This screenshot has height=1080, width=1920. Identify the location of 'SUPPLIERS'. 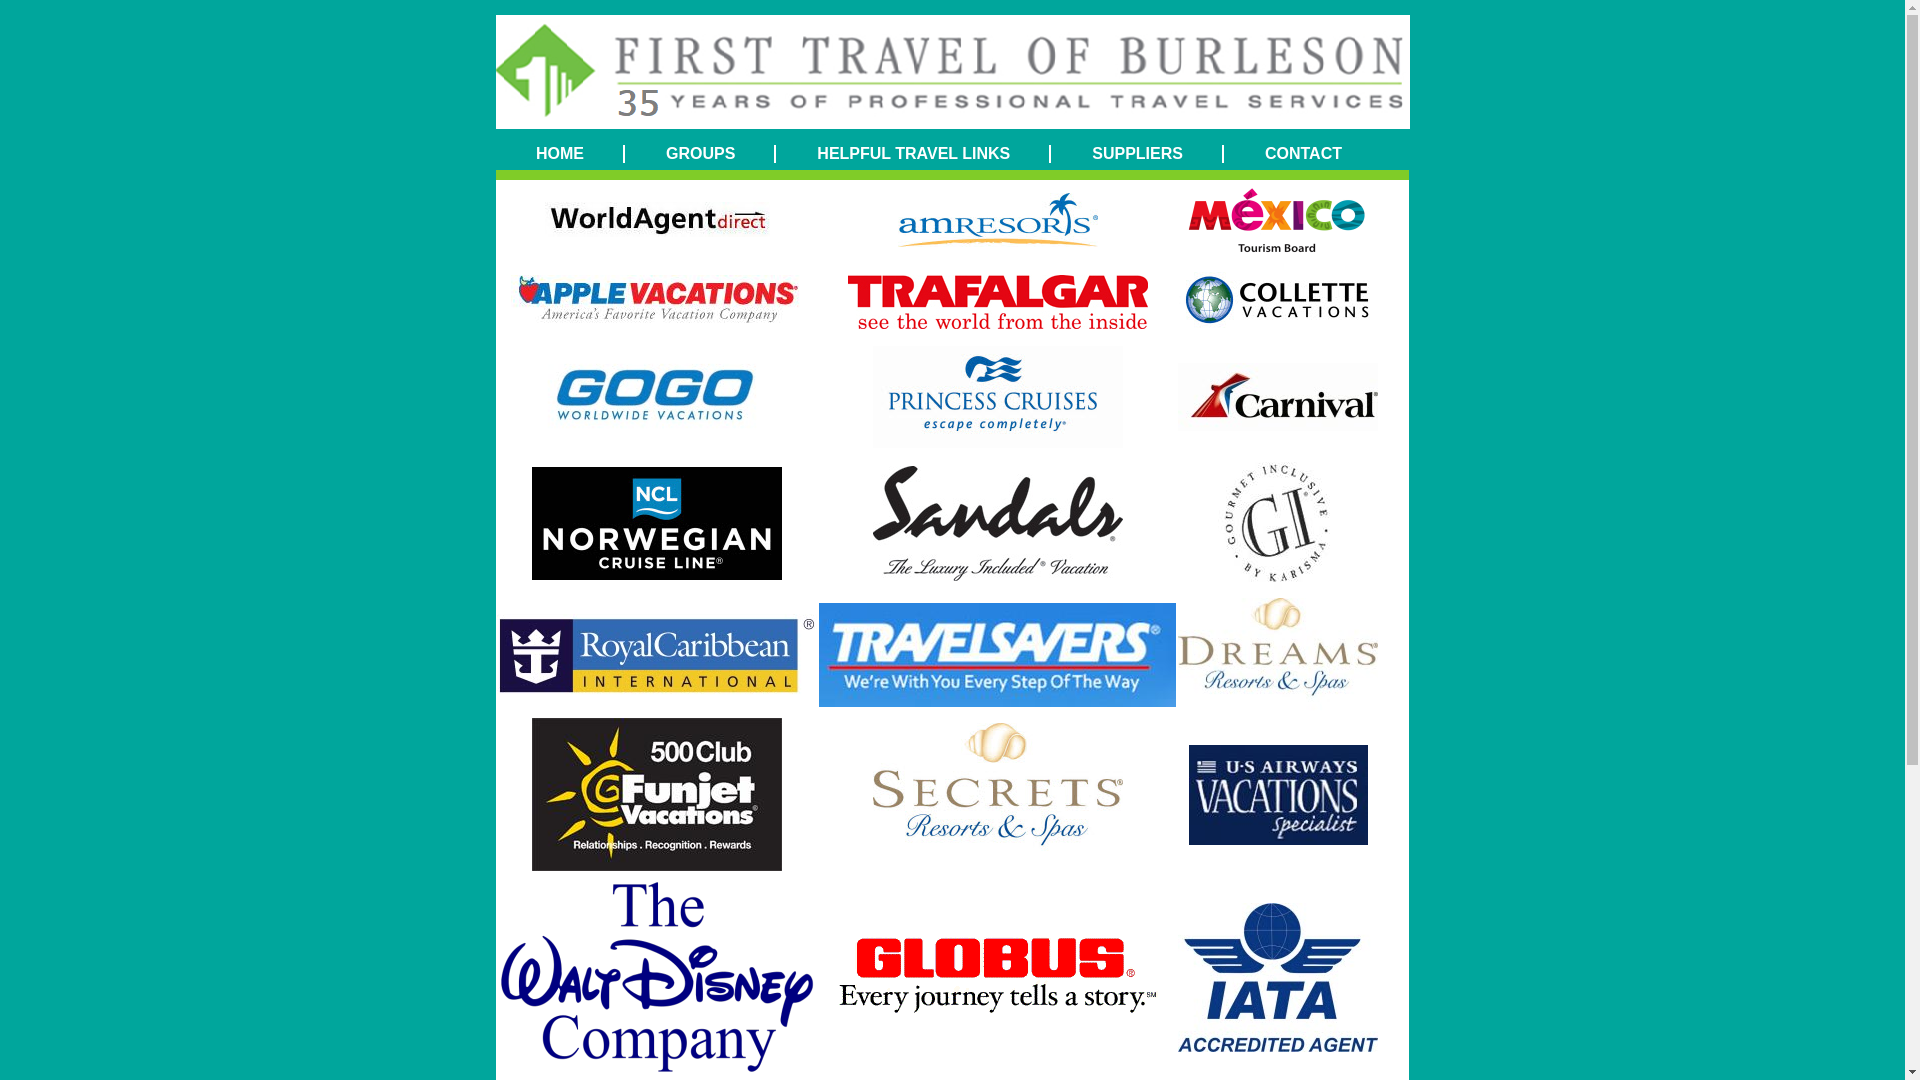
(1137, 153).